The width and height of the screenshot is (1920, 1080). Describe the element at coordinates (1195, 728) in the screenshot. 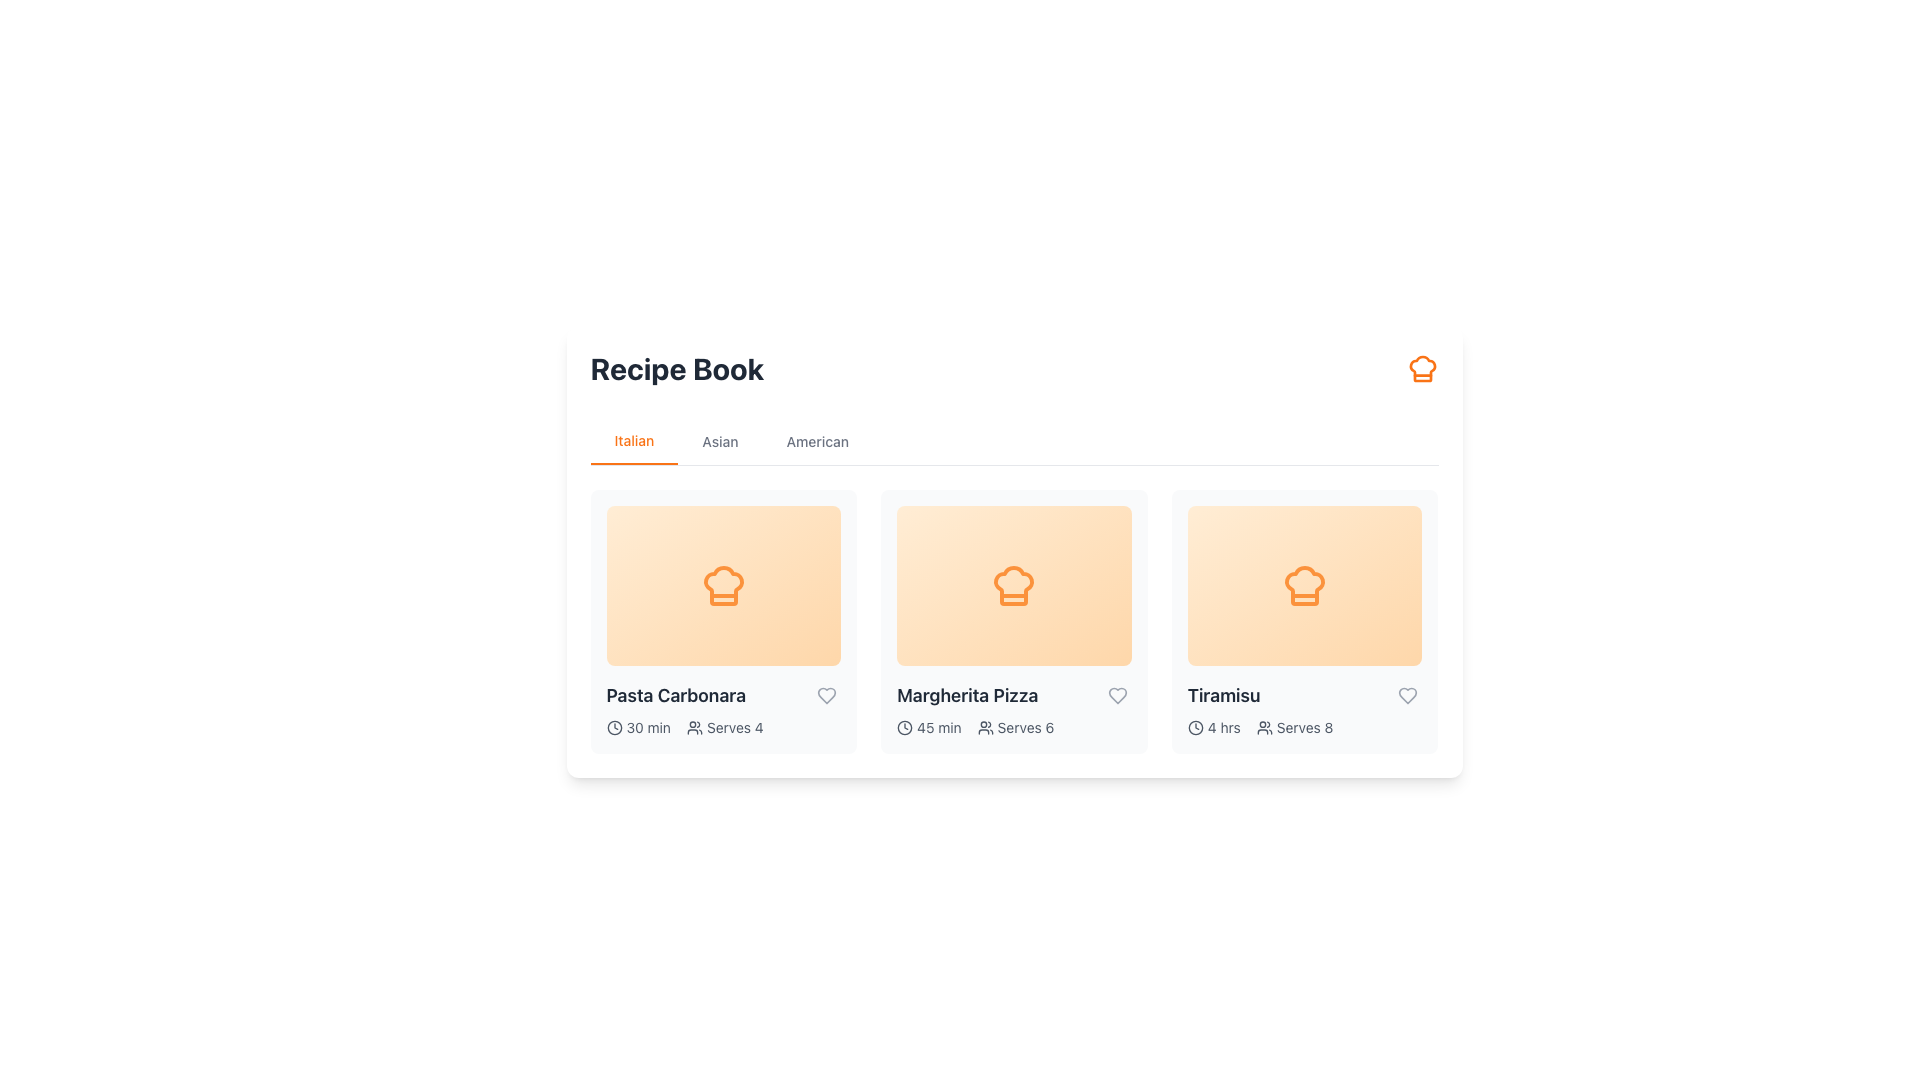

I see `the clock icon, a 24x24 pixel graphic located in the details section of the 'Tiramisu' recipe card, which has minimalistic hands indicating time` at that location.